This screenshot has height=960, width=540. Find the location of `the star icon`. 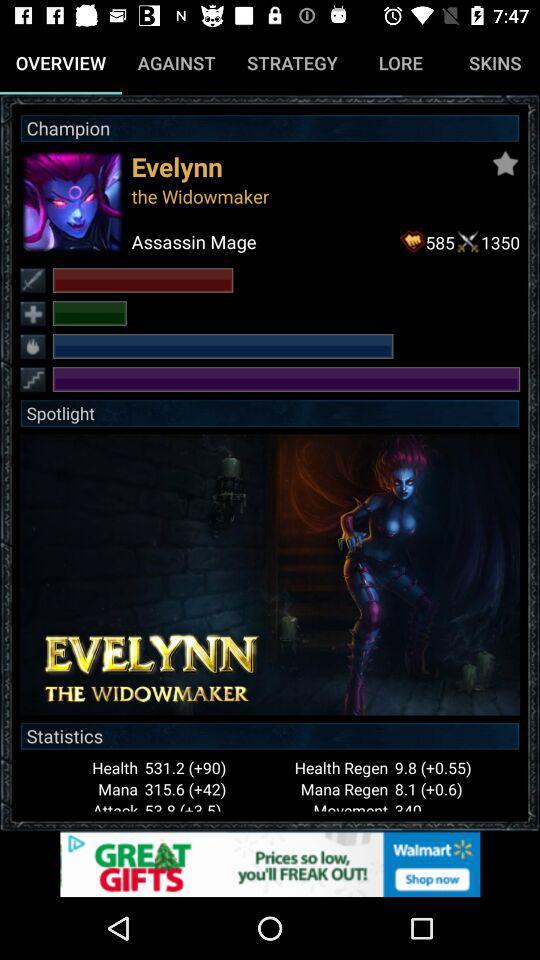

the star icon is located at coordinates (504, 162).